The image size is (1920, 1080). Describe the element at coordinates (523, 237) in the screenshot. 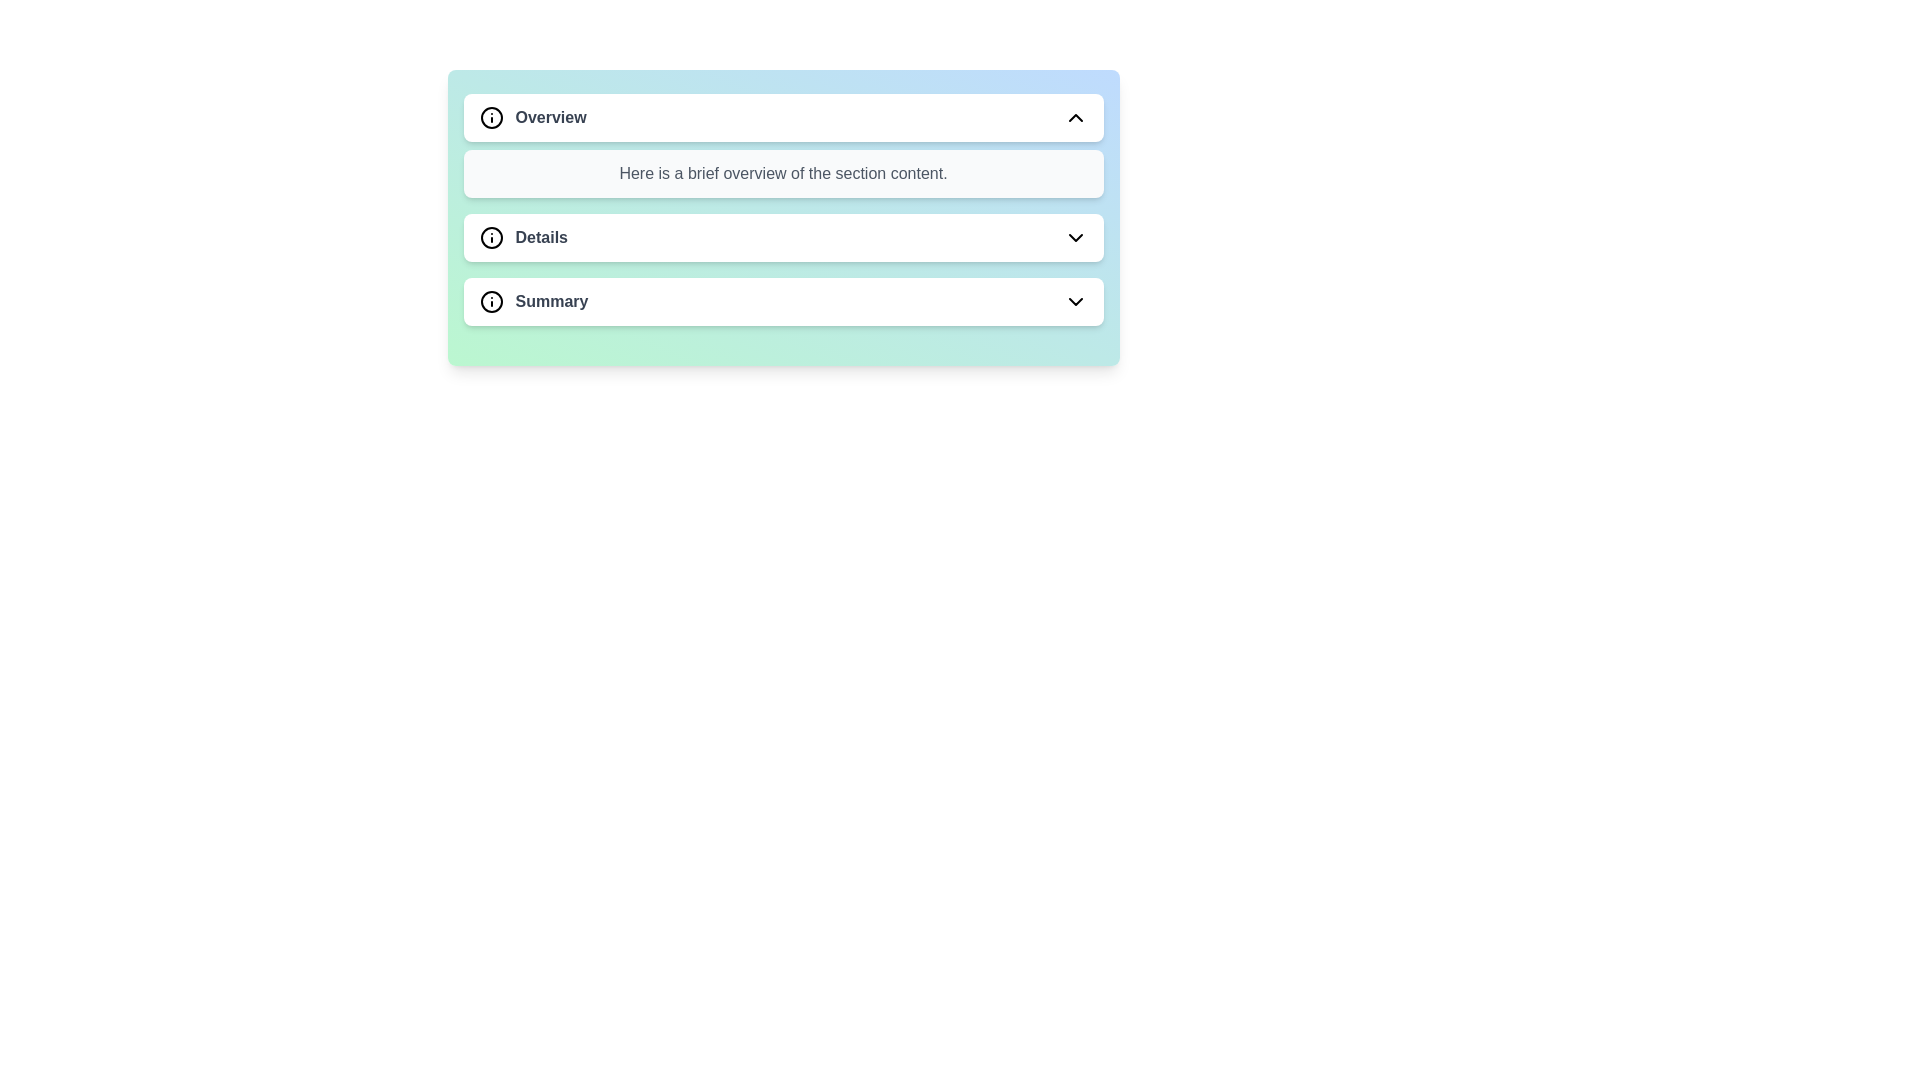

I see `the second option in the vertically stacked list of sections that is located beneath the 'Overview' section and above the 'Summary' section` at that location.